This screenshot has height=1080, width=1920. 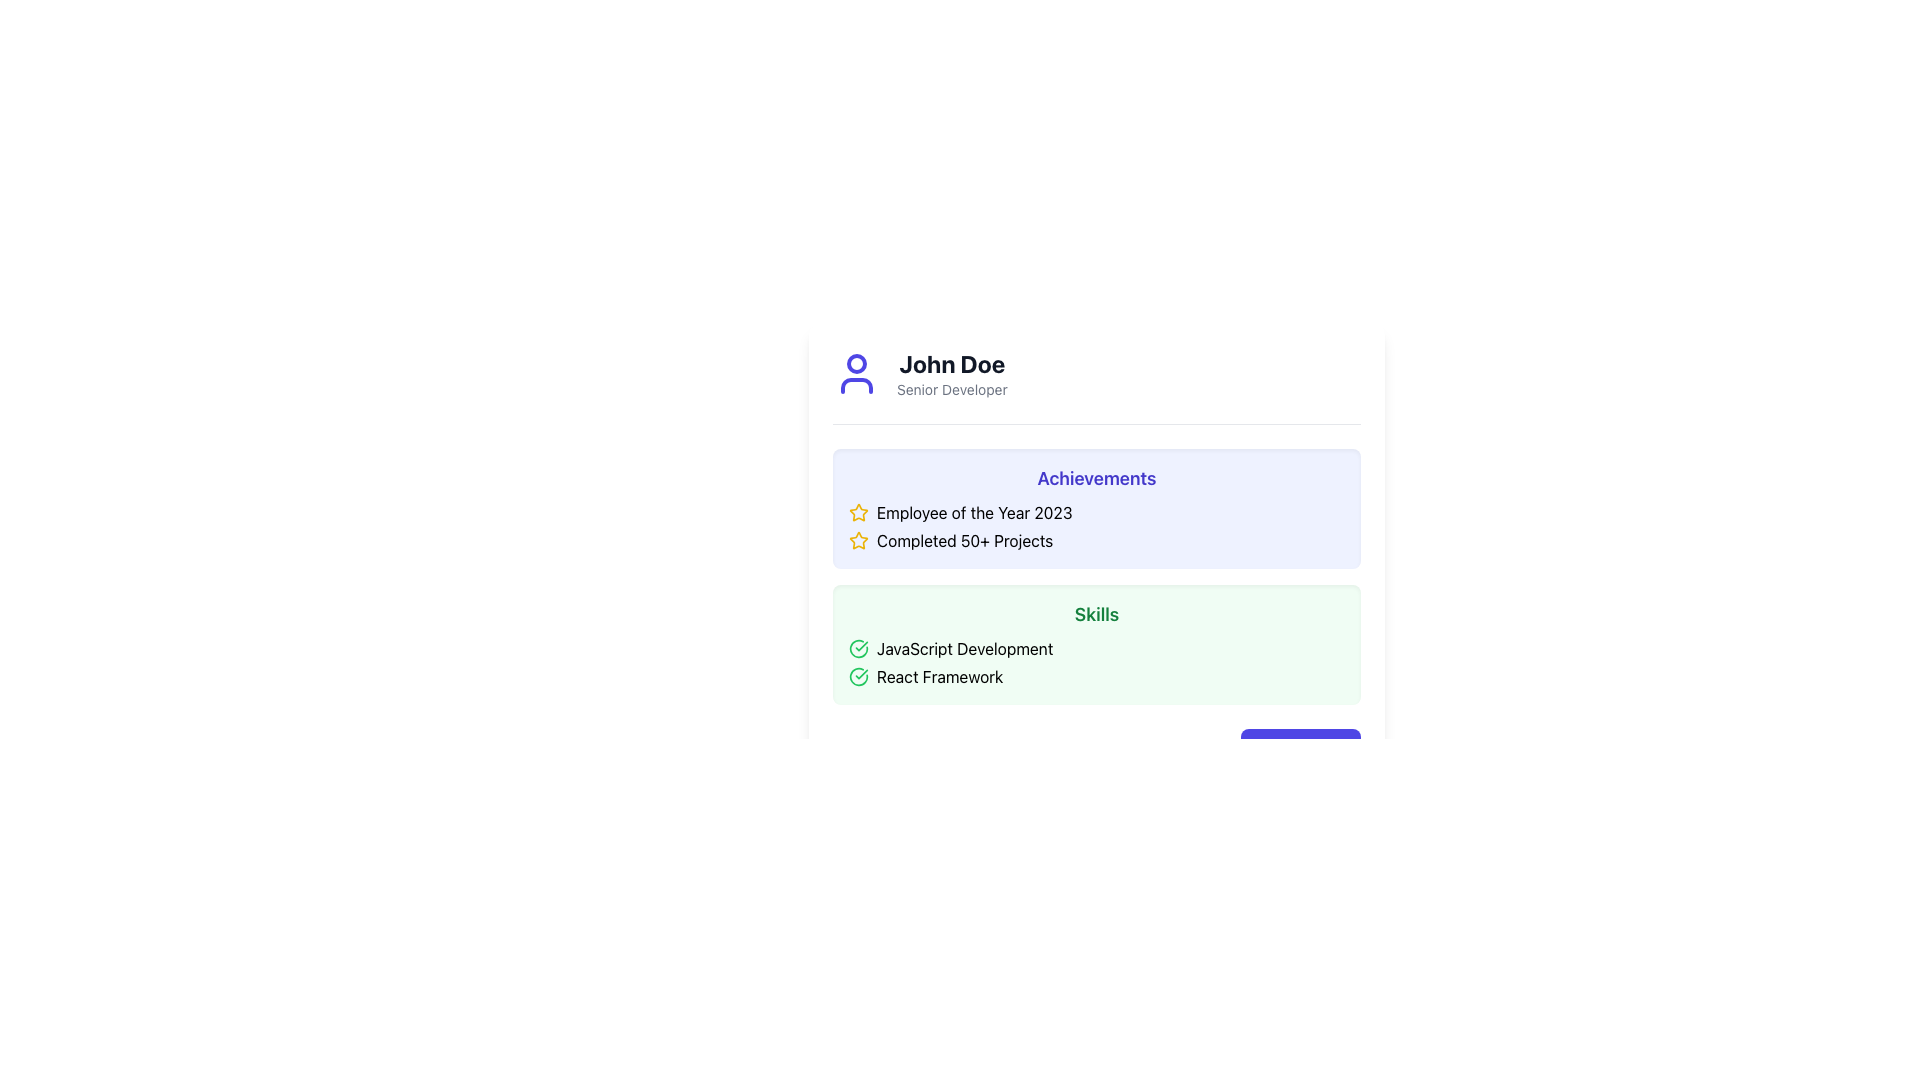 What do you see at coordinates (951, 389) in the screenshot?
I see `the 'Senior Developer' label, which is displayed in a smaller gray font directly below the 'John Doe' name text` at bounding box center [951, 389].